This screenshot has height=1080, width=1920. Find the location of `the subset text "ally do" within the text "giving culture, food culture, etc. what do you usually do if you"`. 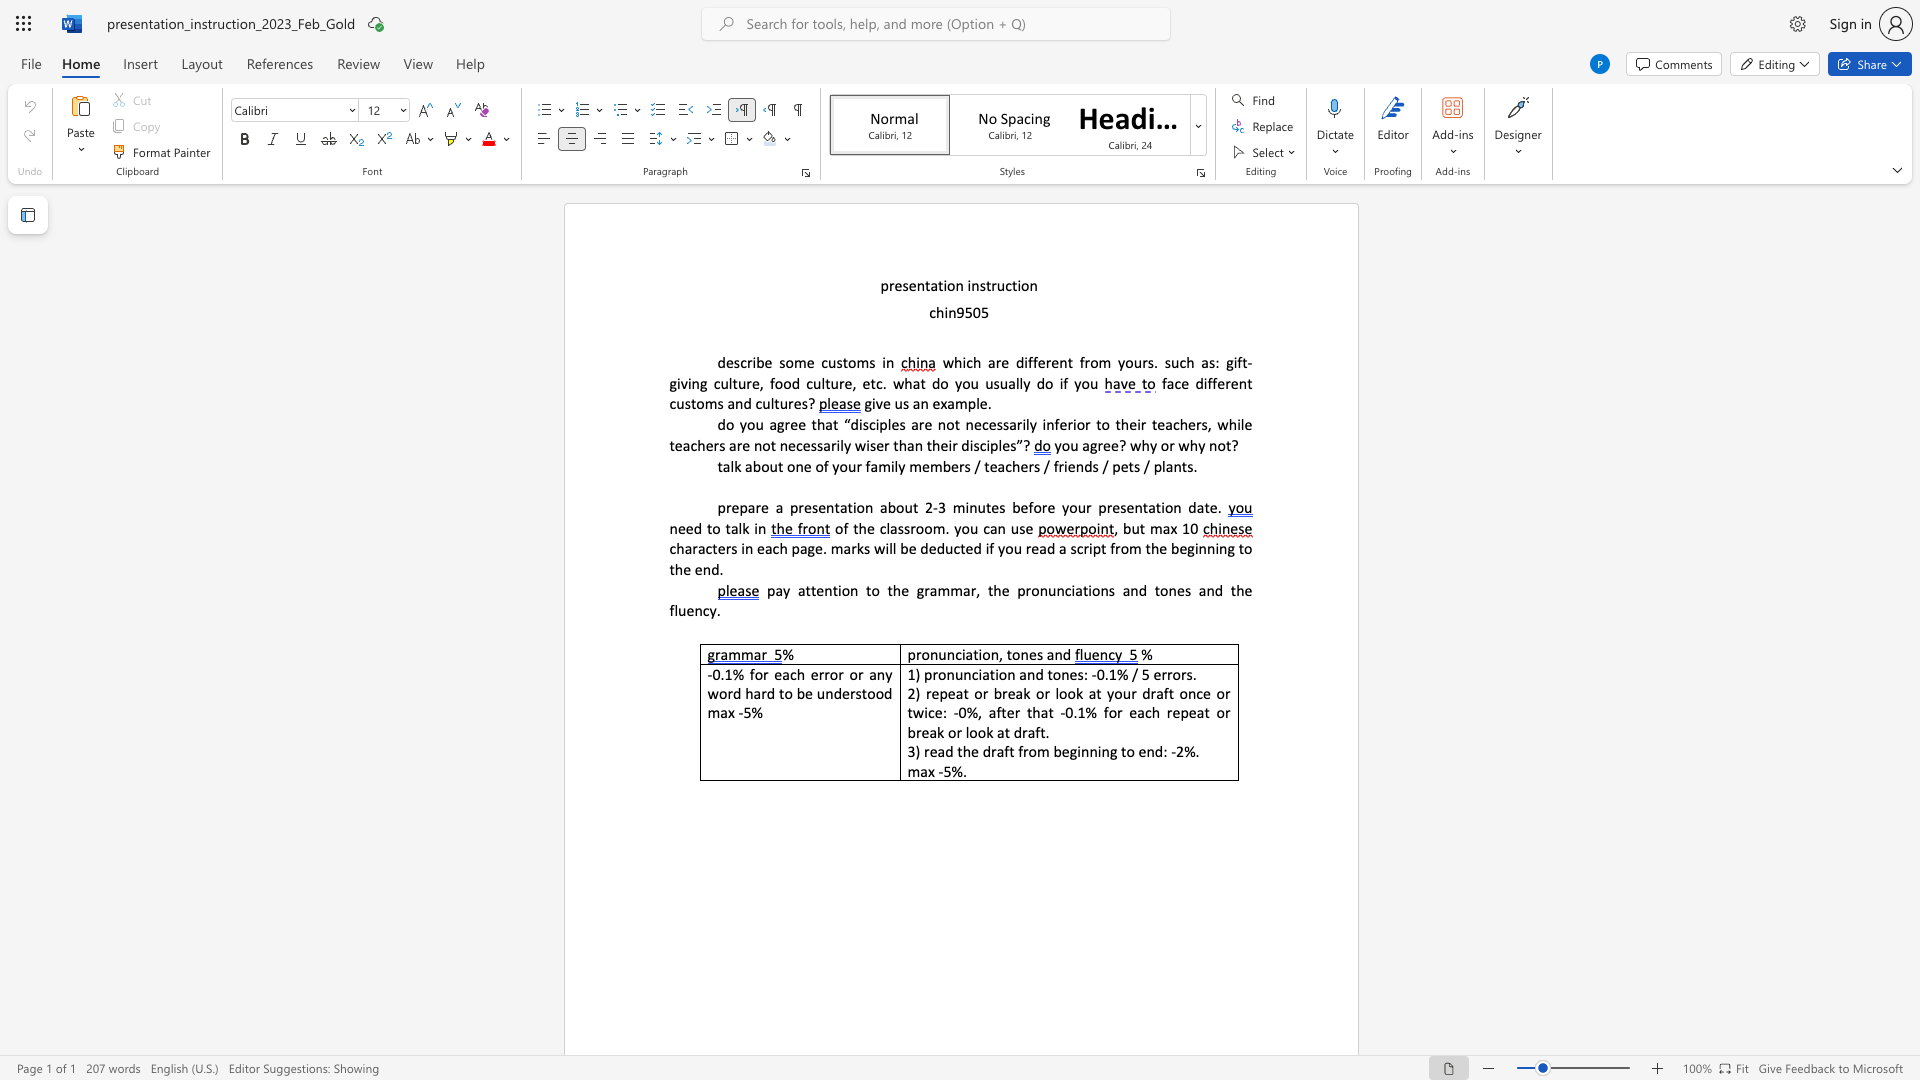

the subset text "ally do" within the text "giving culture, food culture, etc. what do you usually do if you" is located at coordinates (1008, 383).